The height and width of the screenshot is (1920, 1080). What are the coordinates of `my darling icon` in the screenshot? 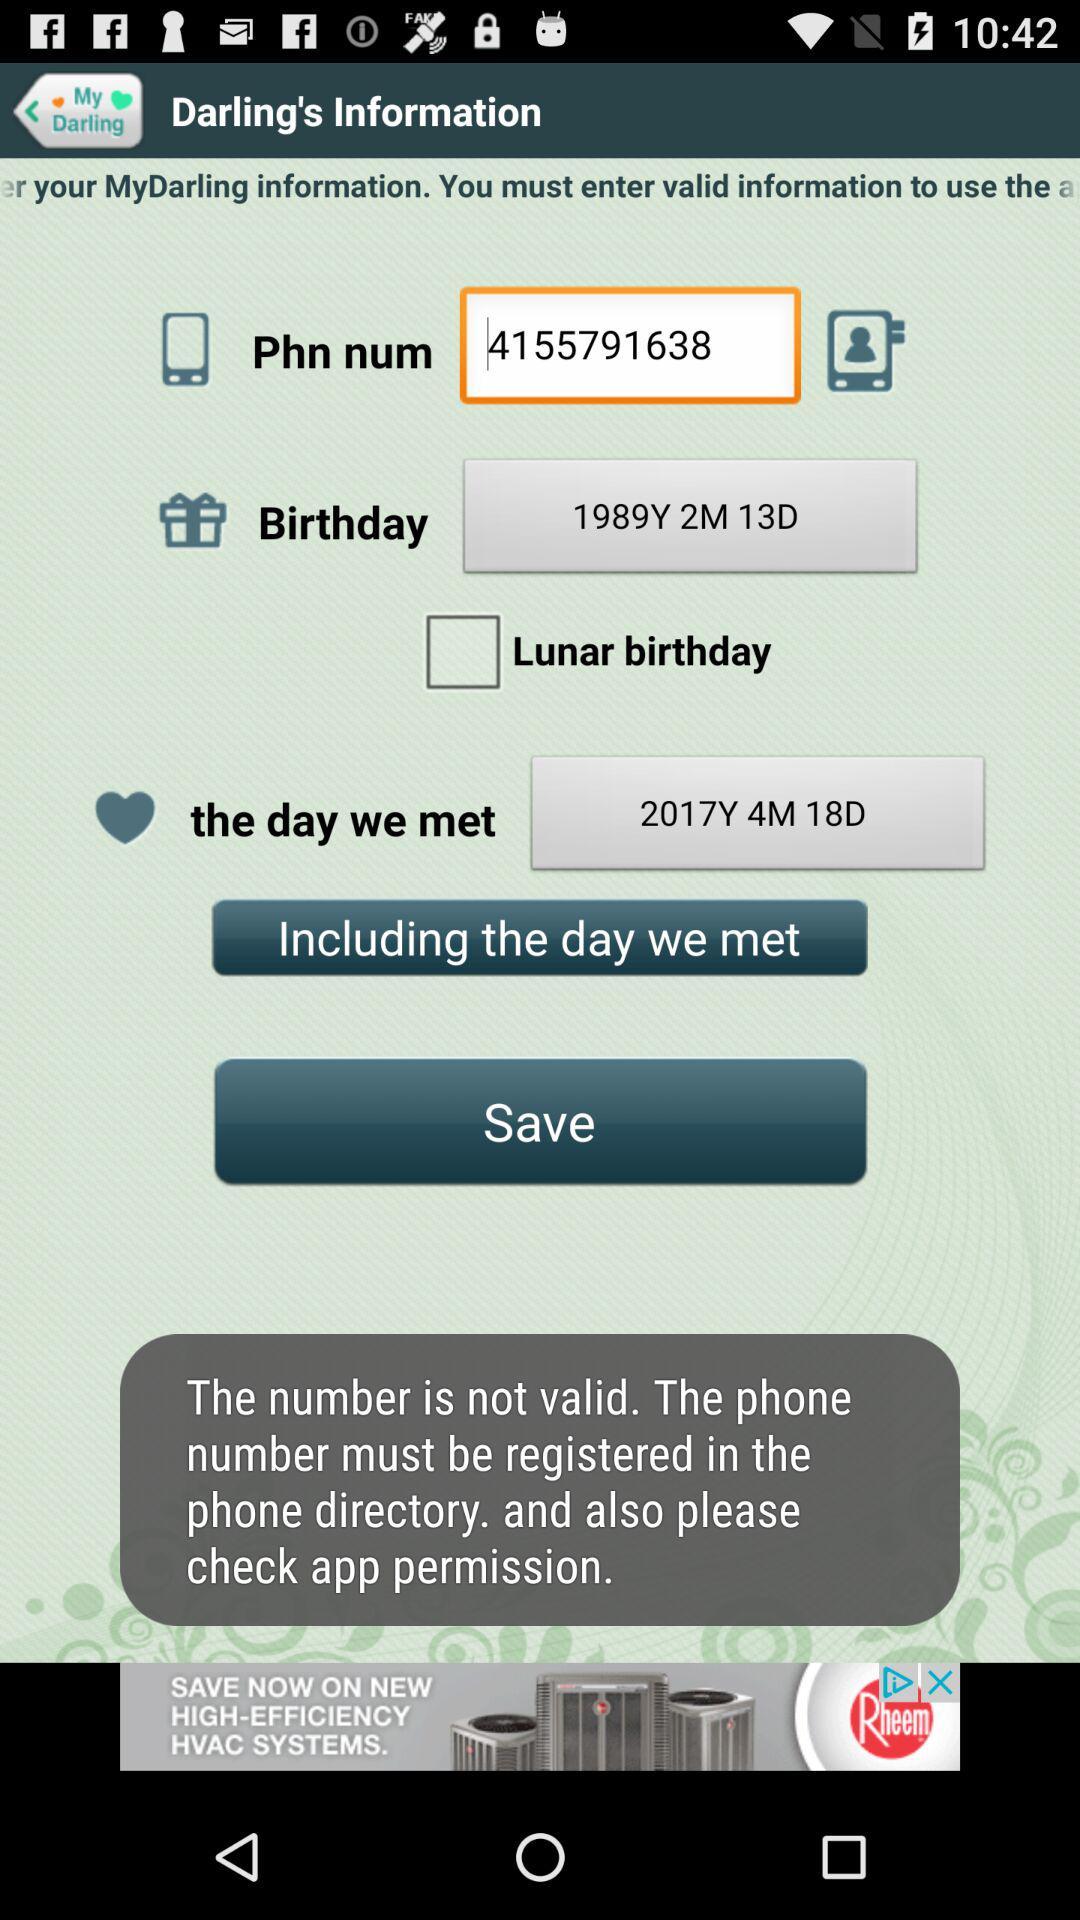 It's located at (78, 109).